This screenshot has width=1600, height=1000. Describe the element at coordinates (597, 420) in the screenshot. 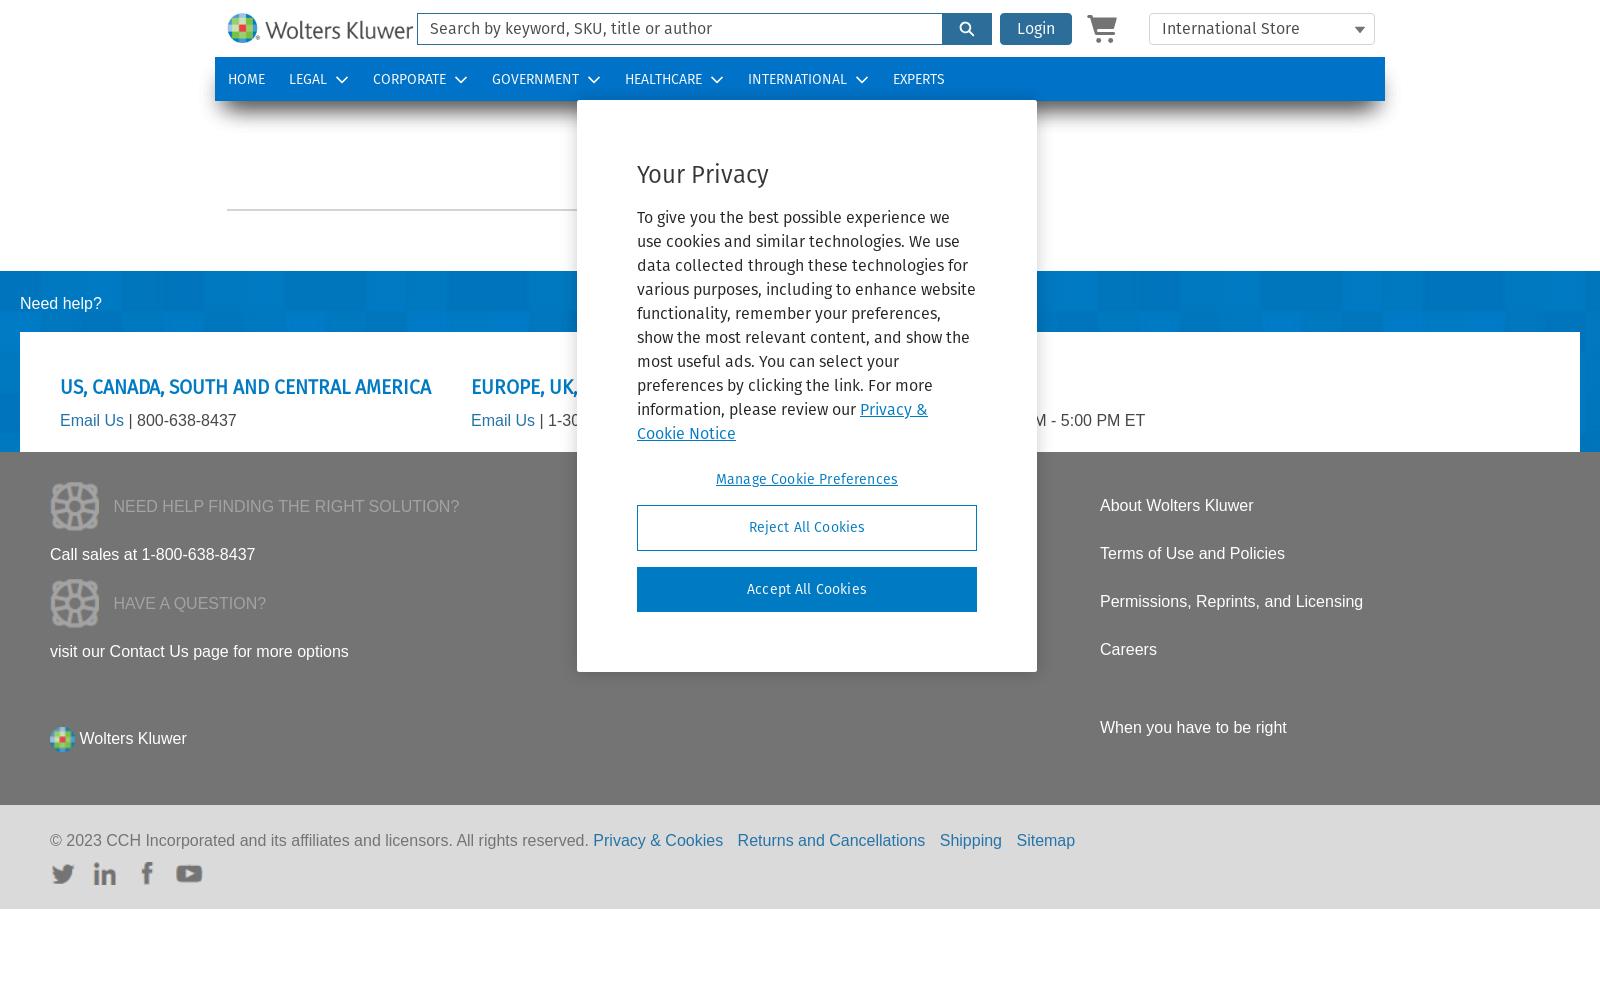

I see `'| 1-301-698-7100'` at that location.